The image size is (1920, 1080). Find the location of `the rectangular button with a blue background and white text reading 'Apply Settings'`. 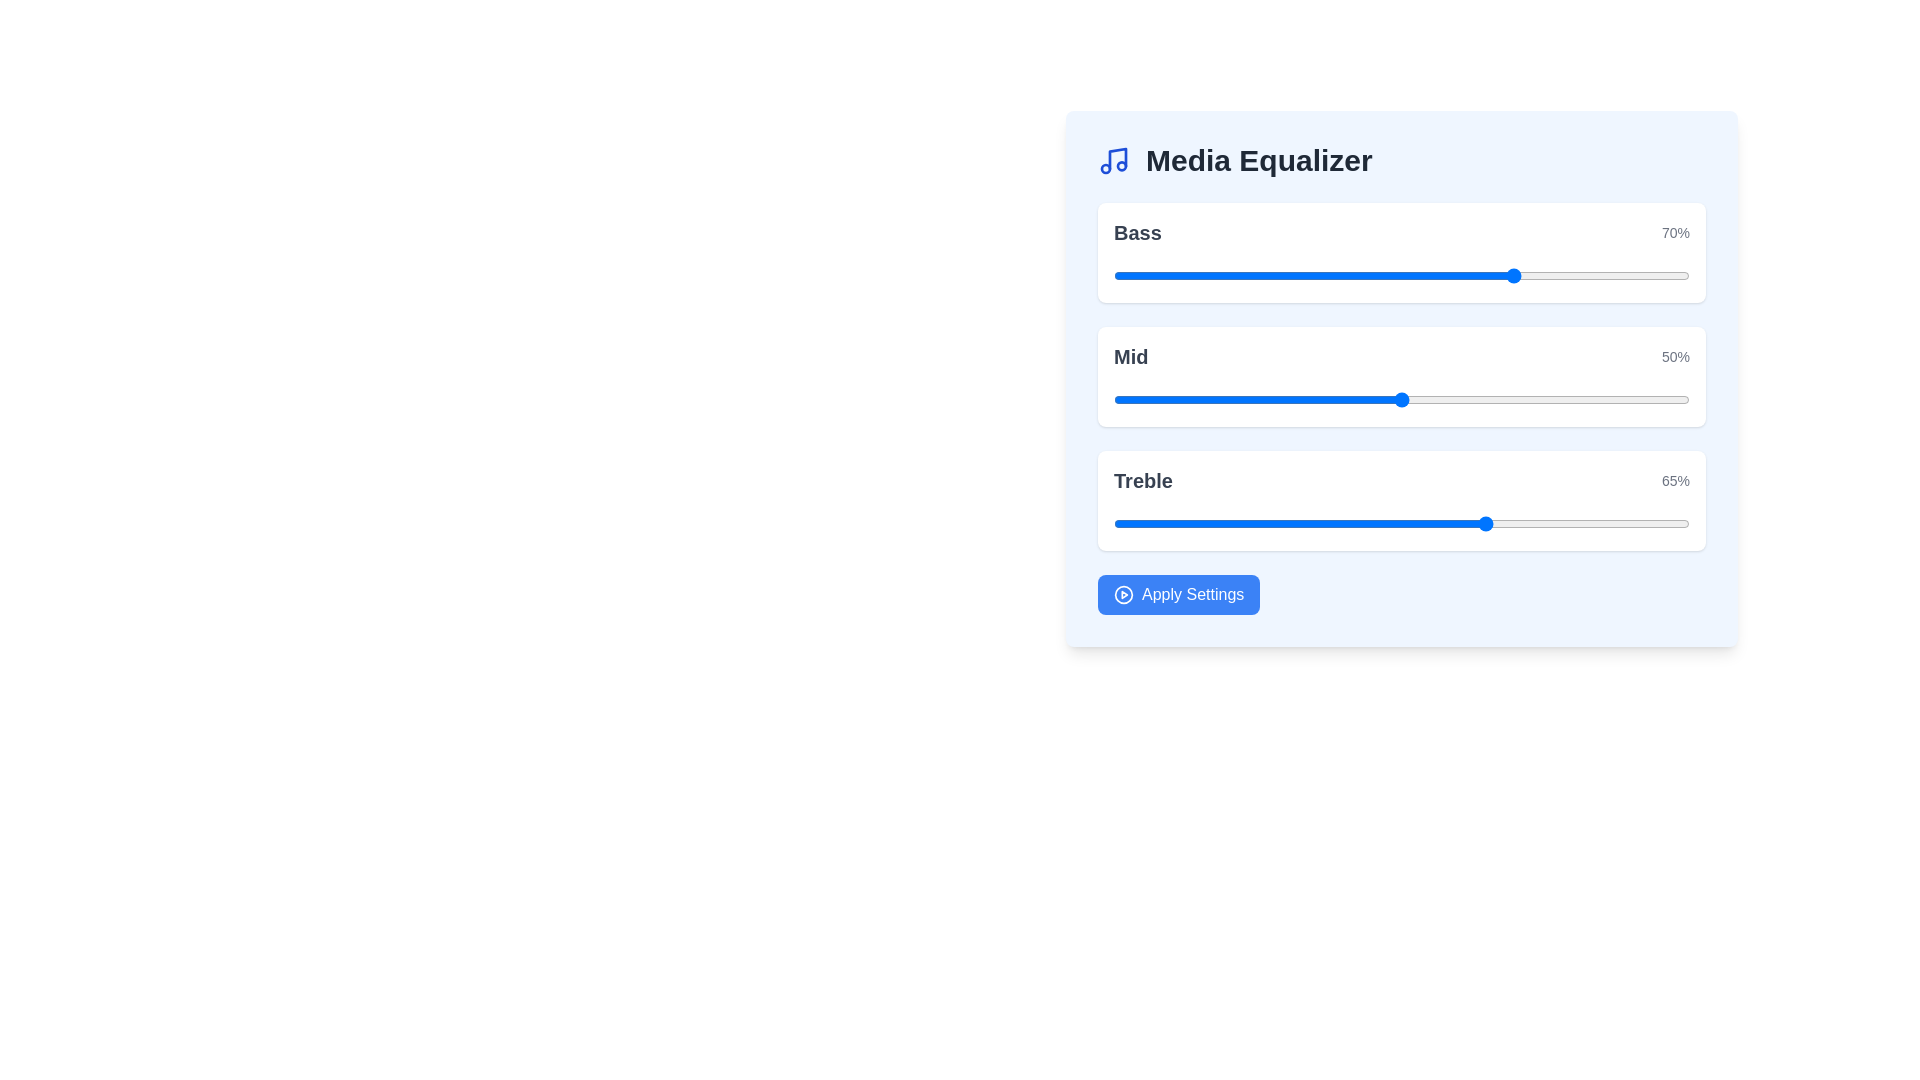

the rectangular button with a blue background and white text reading 'Apply Settings' is located at coordinates (1179, 593).